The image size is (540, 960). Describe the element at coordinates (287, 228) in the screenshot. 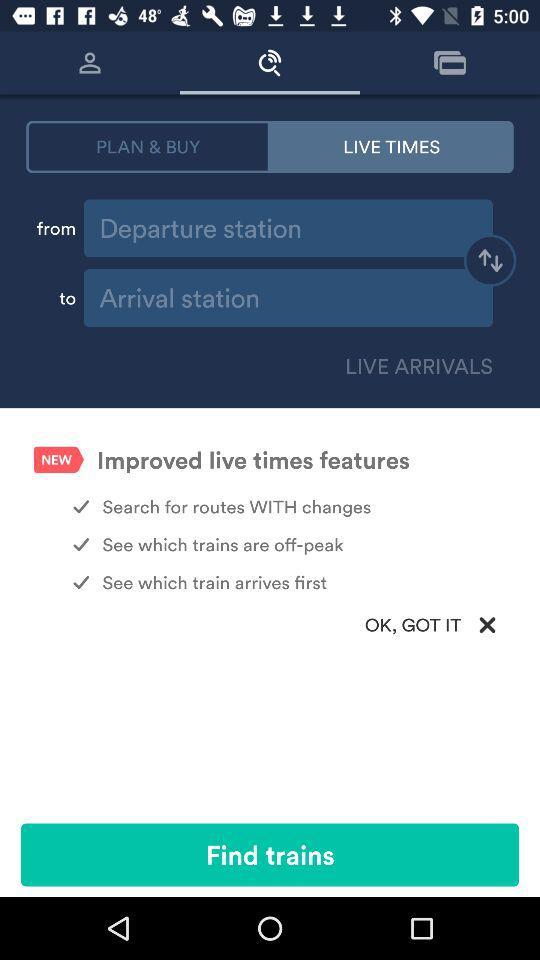

I see `fill in the departure station` at that location.